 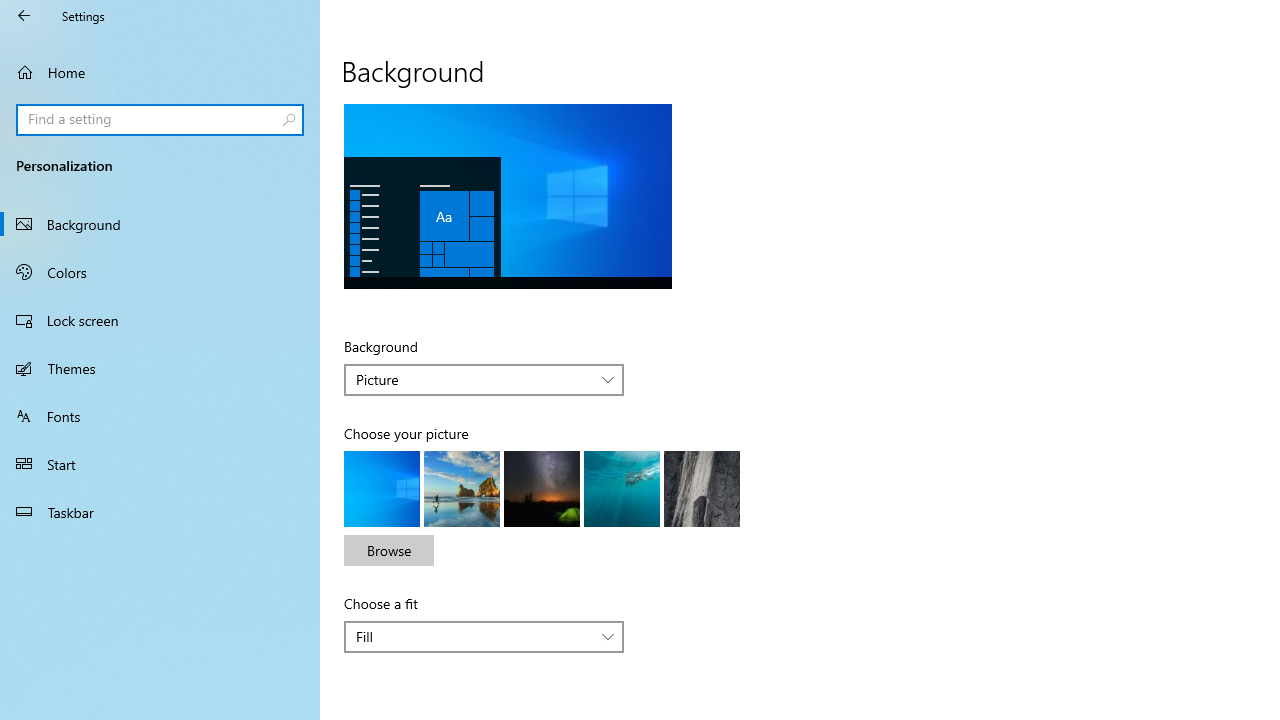 What do you see at coordinates (160, 319) in the screenshot?
I see `'Lock screen'` at bounding box center [160, 319].